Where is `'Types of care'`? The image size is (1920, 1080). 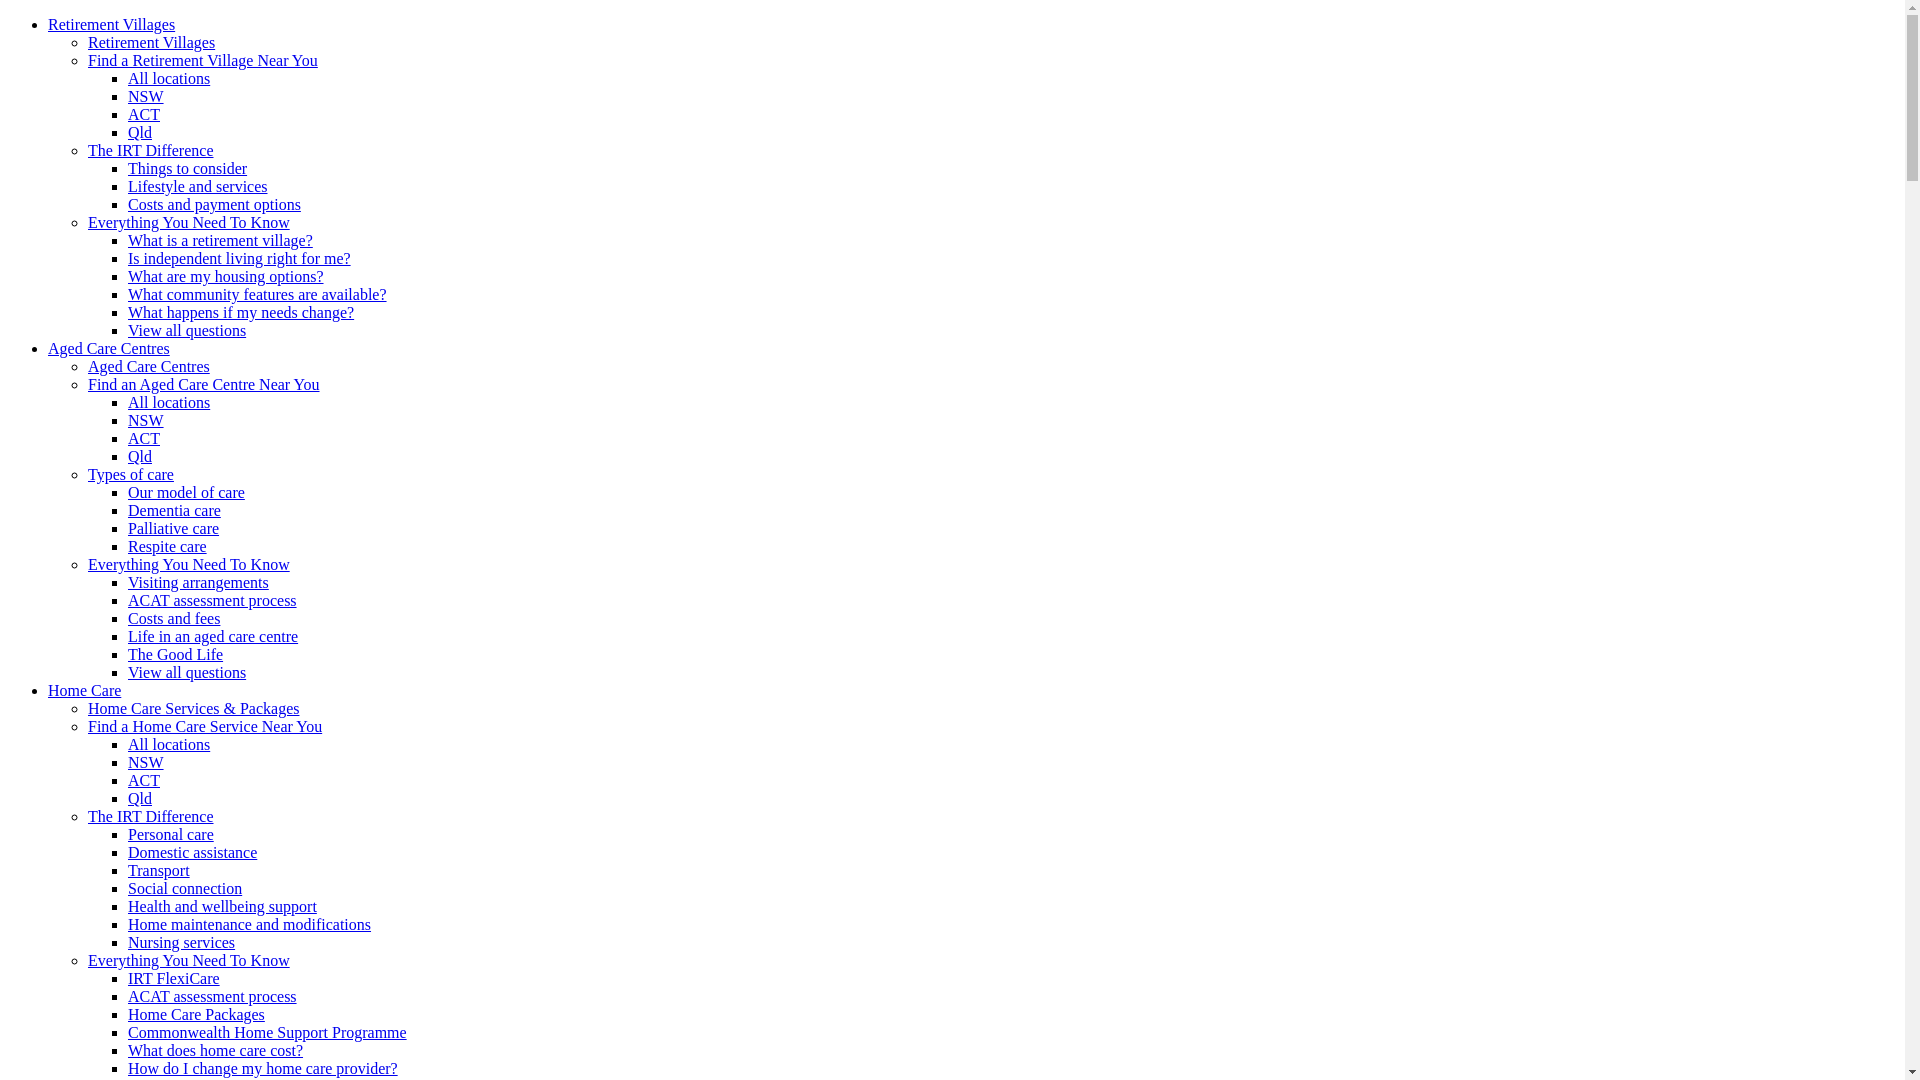 'Types of care' is located at coordinates (129, 474).